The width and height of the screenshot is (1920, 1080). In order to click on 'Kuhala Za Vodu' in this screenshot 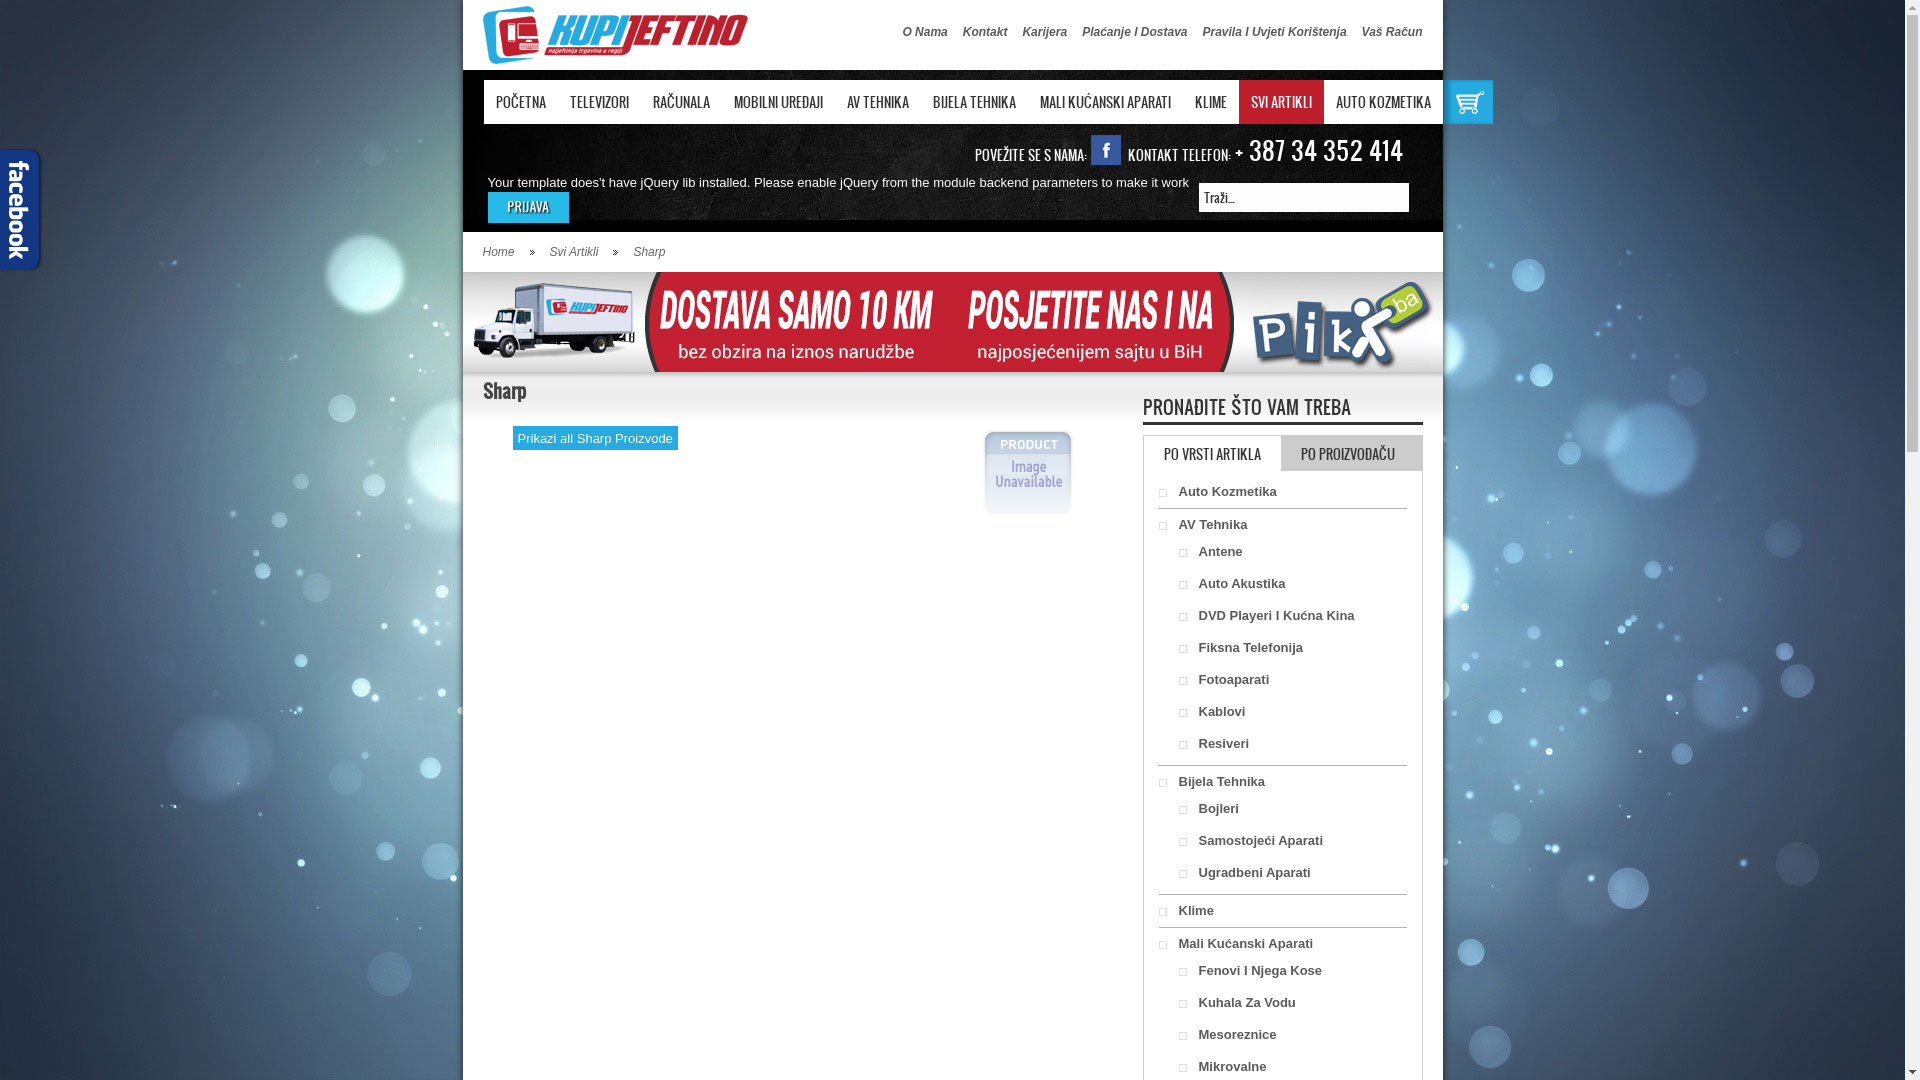, I will do `click(1198, 1002)`.